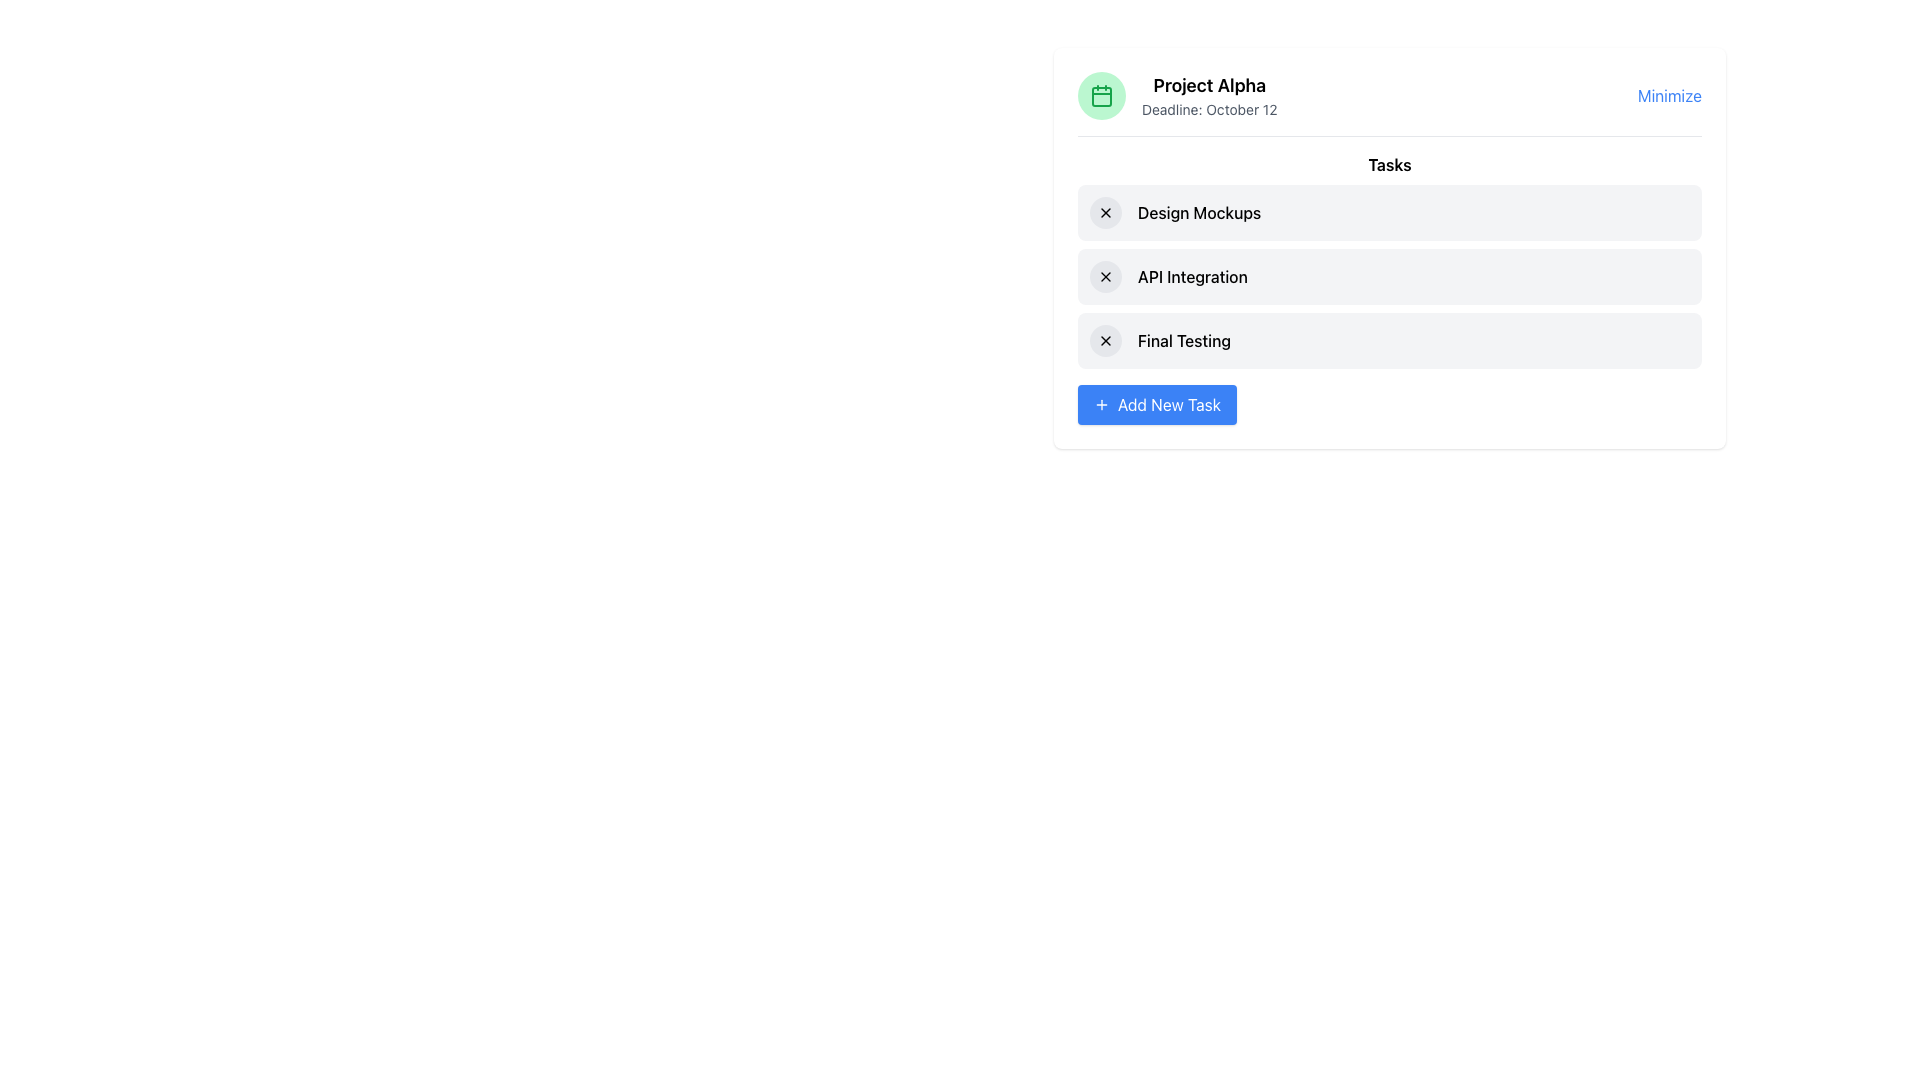 This screenshot has height=1080, width=1920. What do you see at coordinates (1104, 212) in the screenshot?
I see `the circular button with a light gray background and a black 'X' icon, located to the left of the 'Design Mockups' task item` at bounding box center [1104, 212].